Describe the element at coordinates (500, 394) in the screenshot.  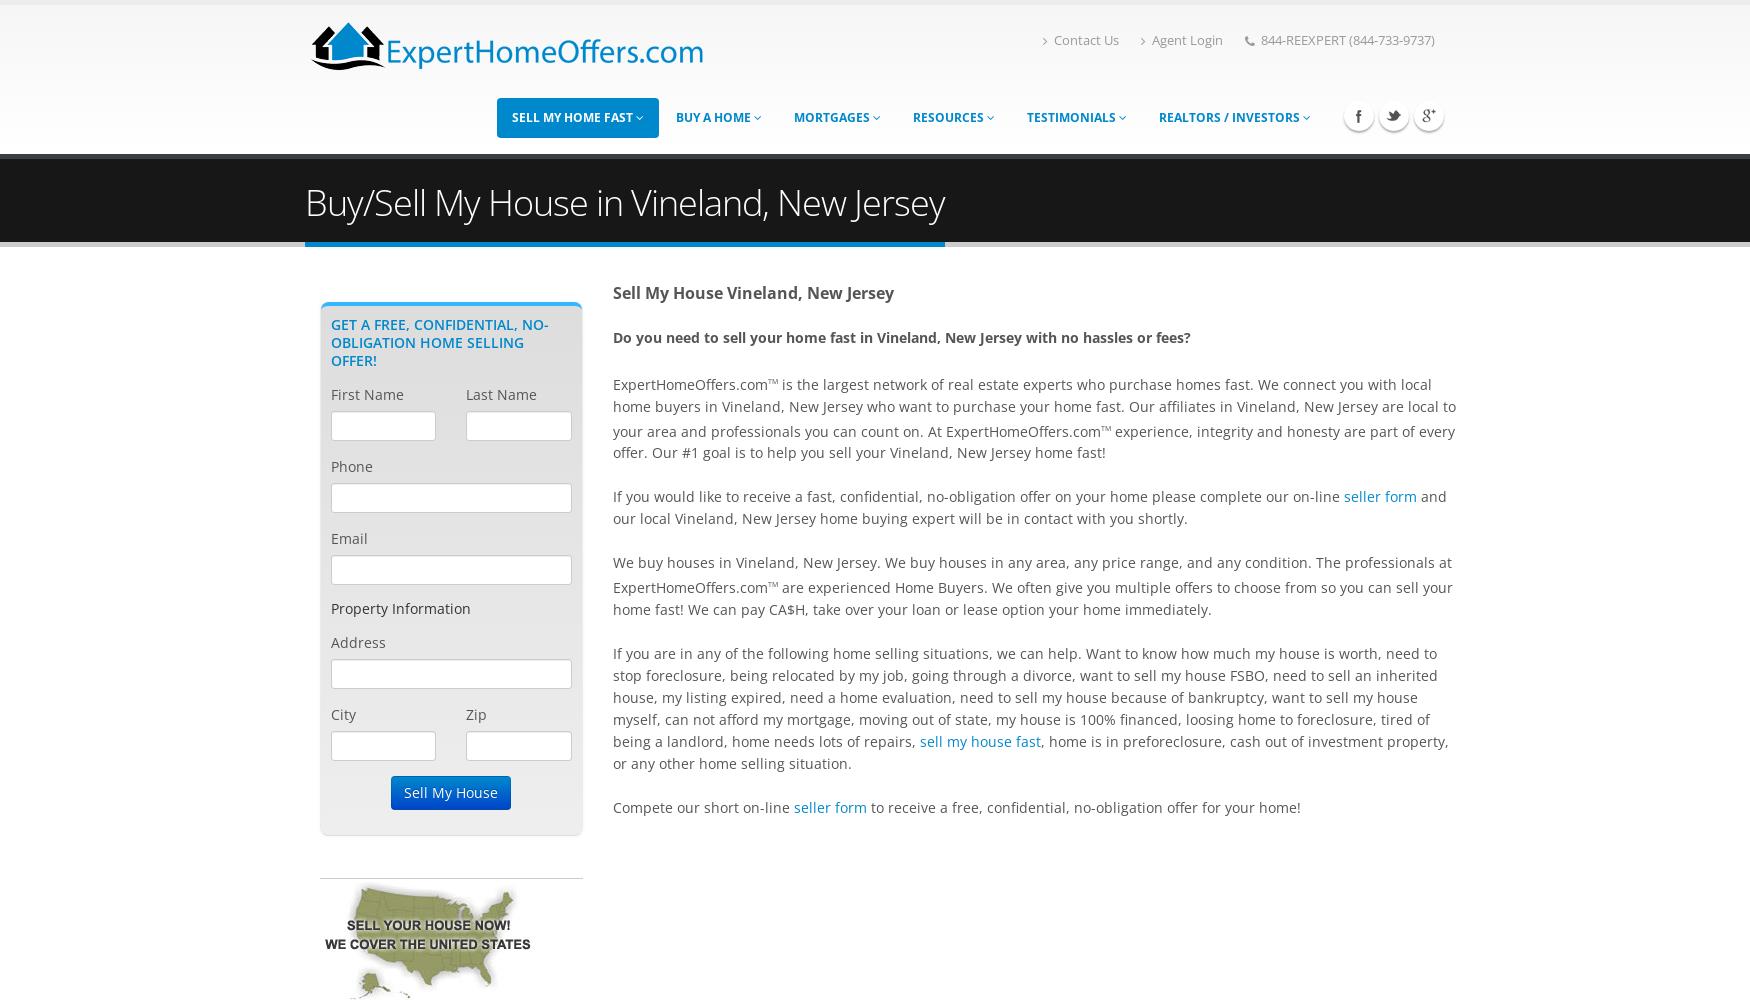
I see `'Last Name'` at that location.